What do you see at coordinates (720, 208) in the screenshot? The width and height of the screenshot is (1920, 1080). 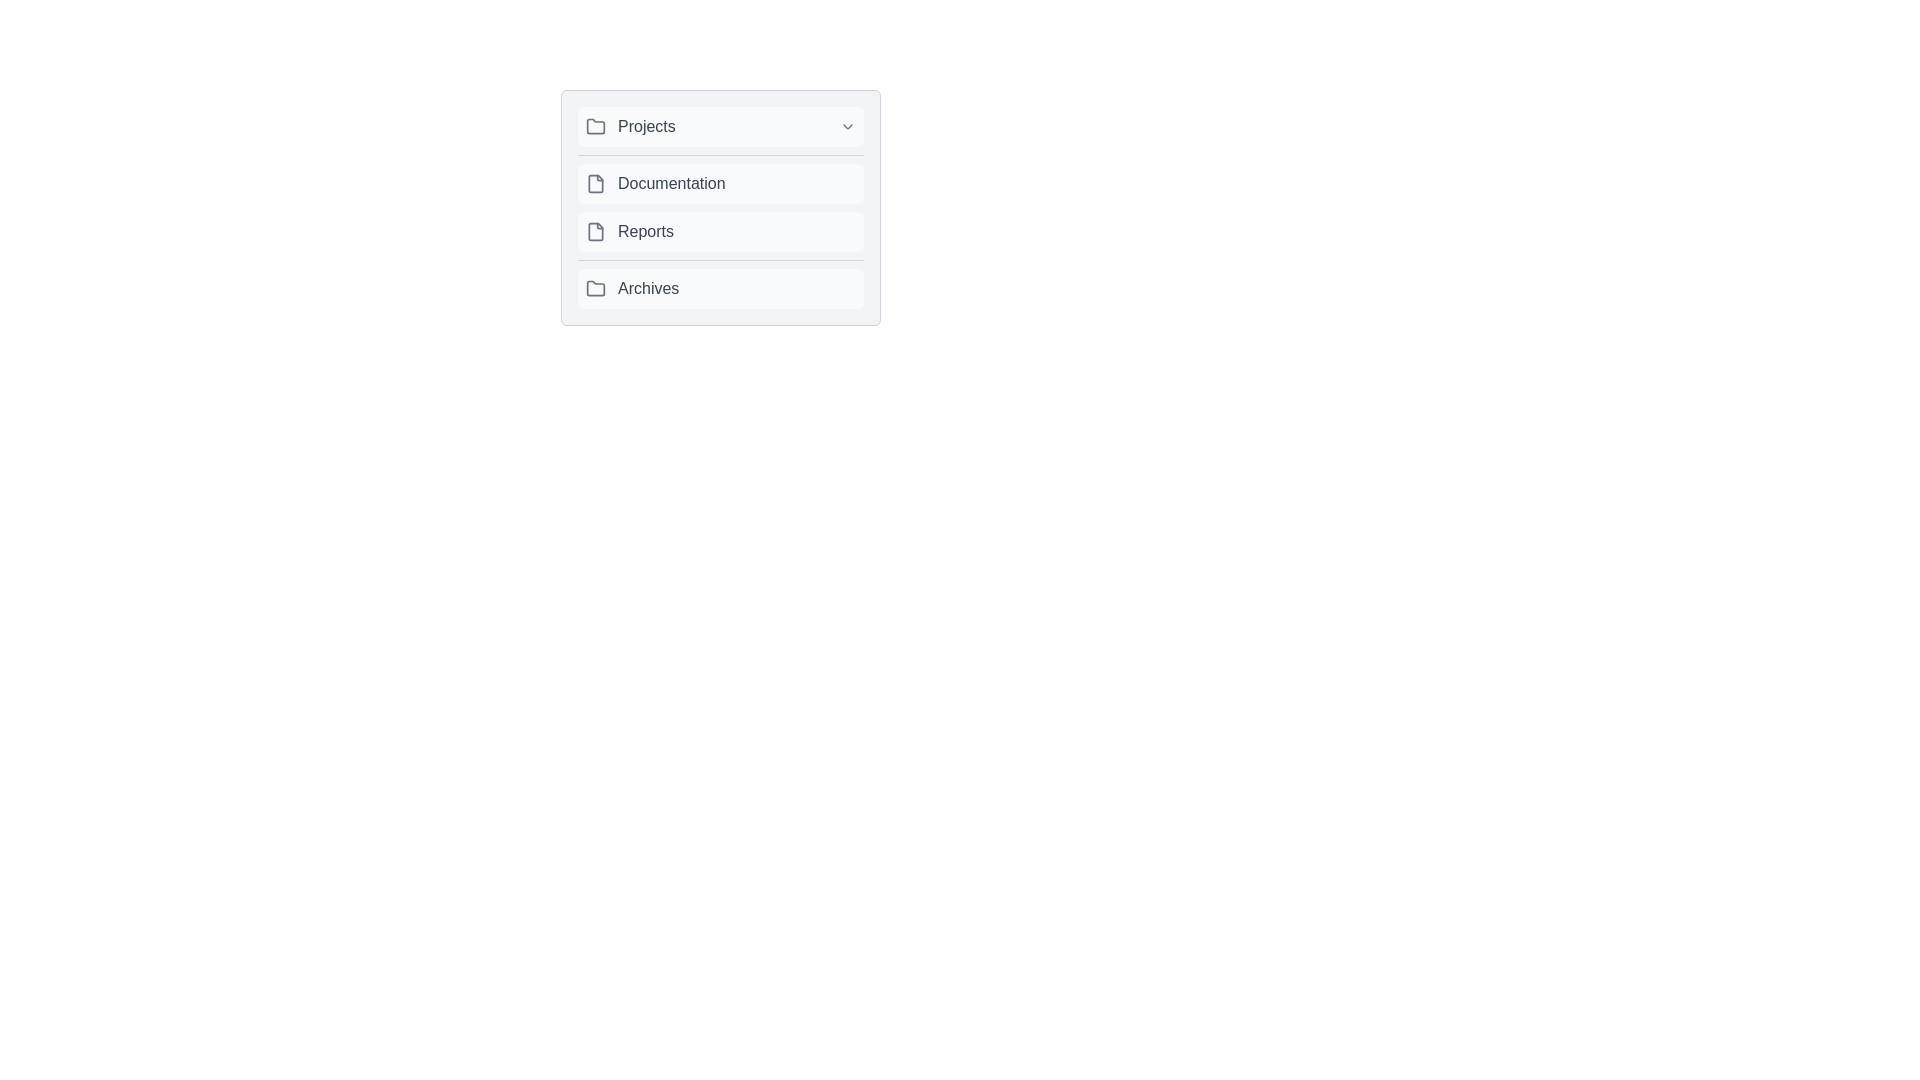 I see `the 'Documentation' menu item, which is the second item` at bounding box center [720, 208].